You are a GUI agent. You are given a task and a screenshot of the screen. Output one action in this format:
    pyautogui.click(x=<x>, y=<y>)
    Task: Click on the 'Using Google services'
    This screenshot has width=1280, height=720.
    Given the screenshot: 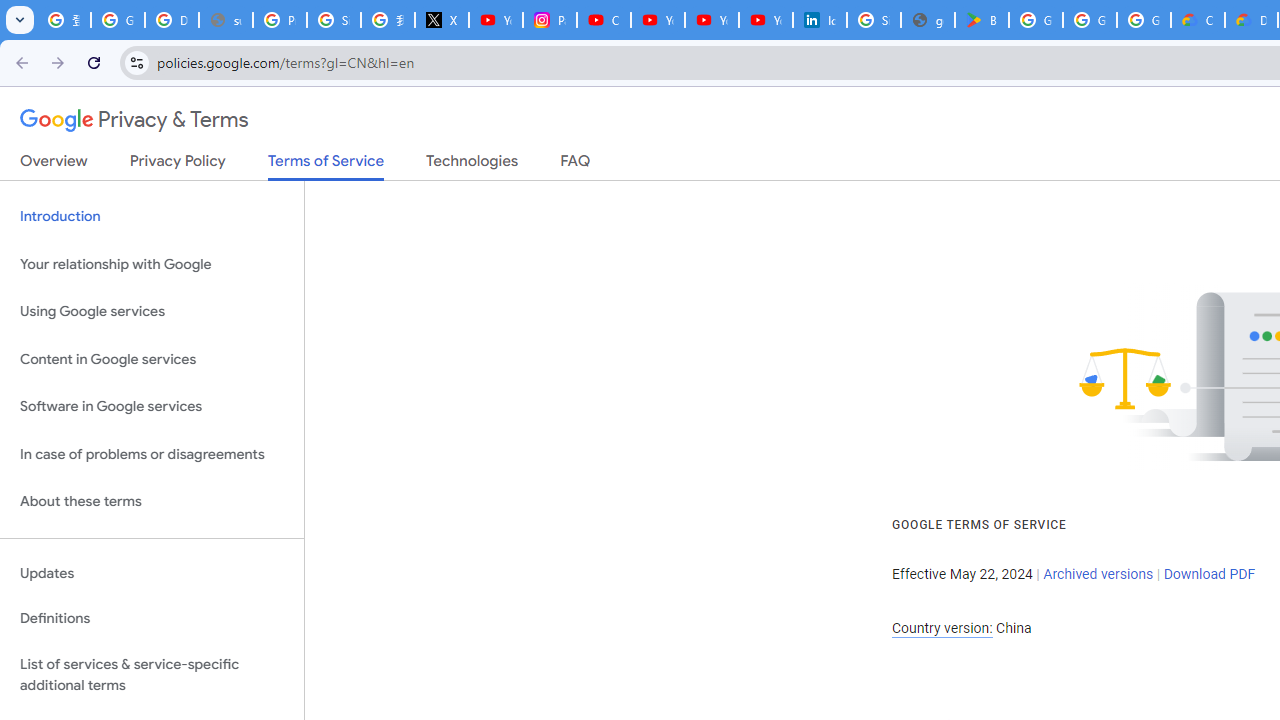 What is the action you would take?
    pyautogui.click(x=151, y=312)
    